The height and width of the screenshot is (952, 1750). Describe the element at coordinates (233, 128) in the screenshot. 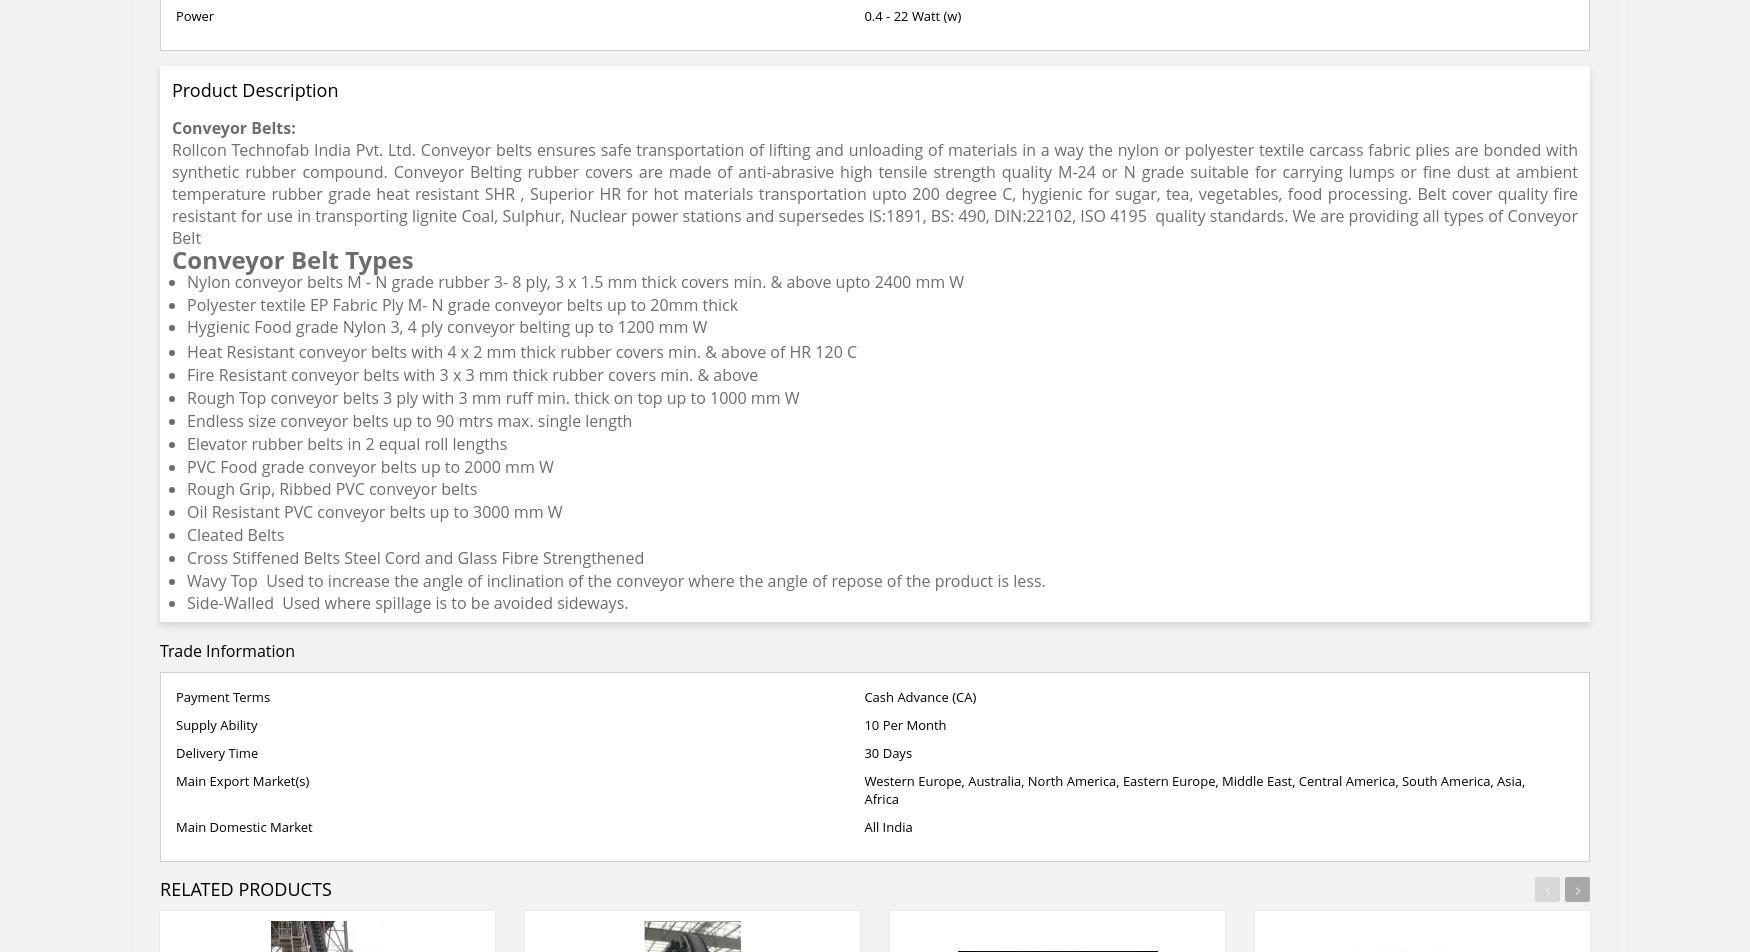

I see `'Conveyor Belts:'` at that location.